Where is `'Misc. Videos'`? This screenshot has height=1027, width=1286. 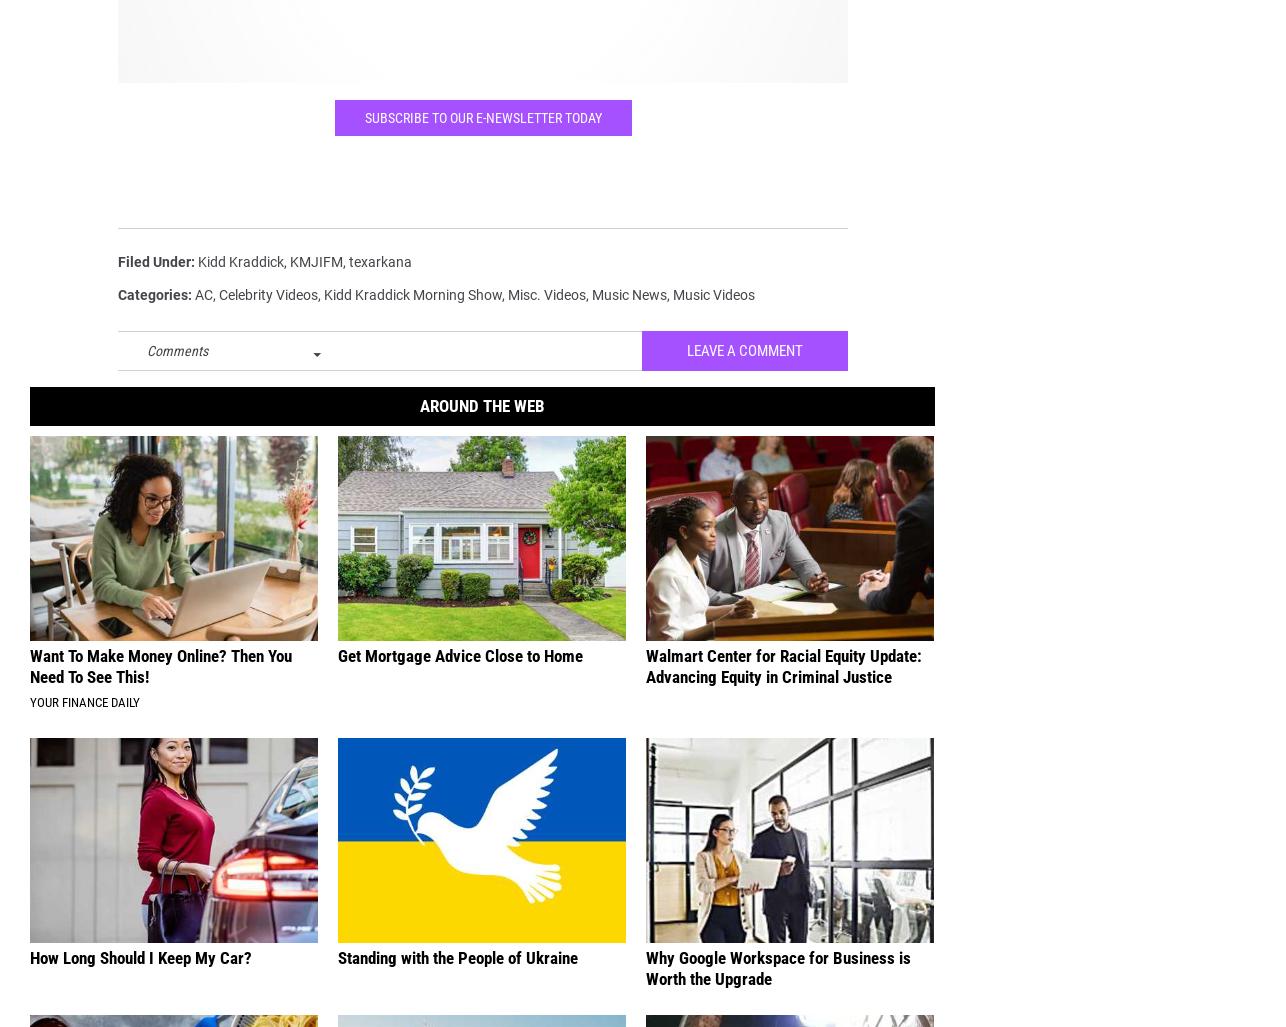
'Misc. Videos' is located at coordinates (545, 308).